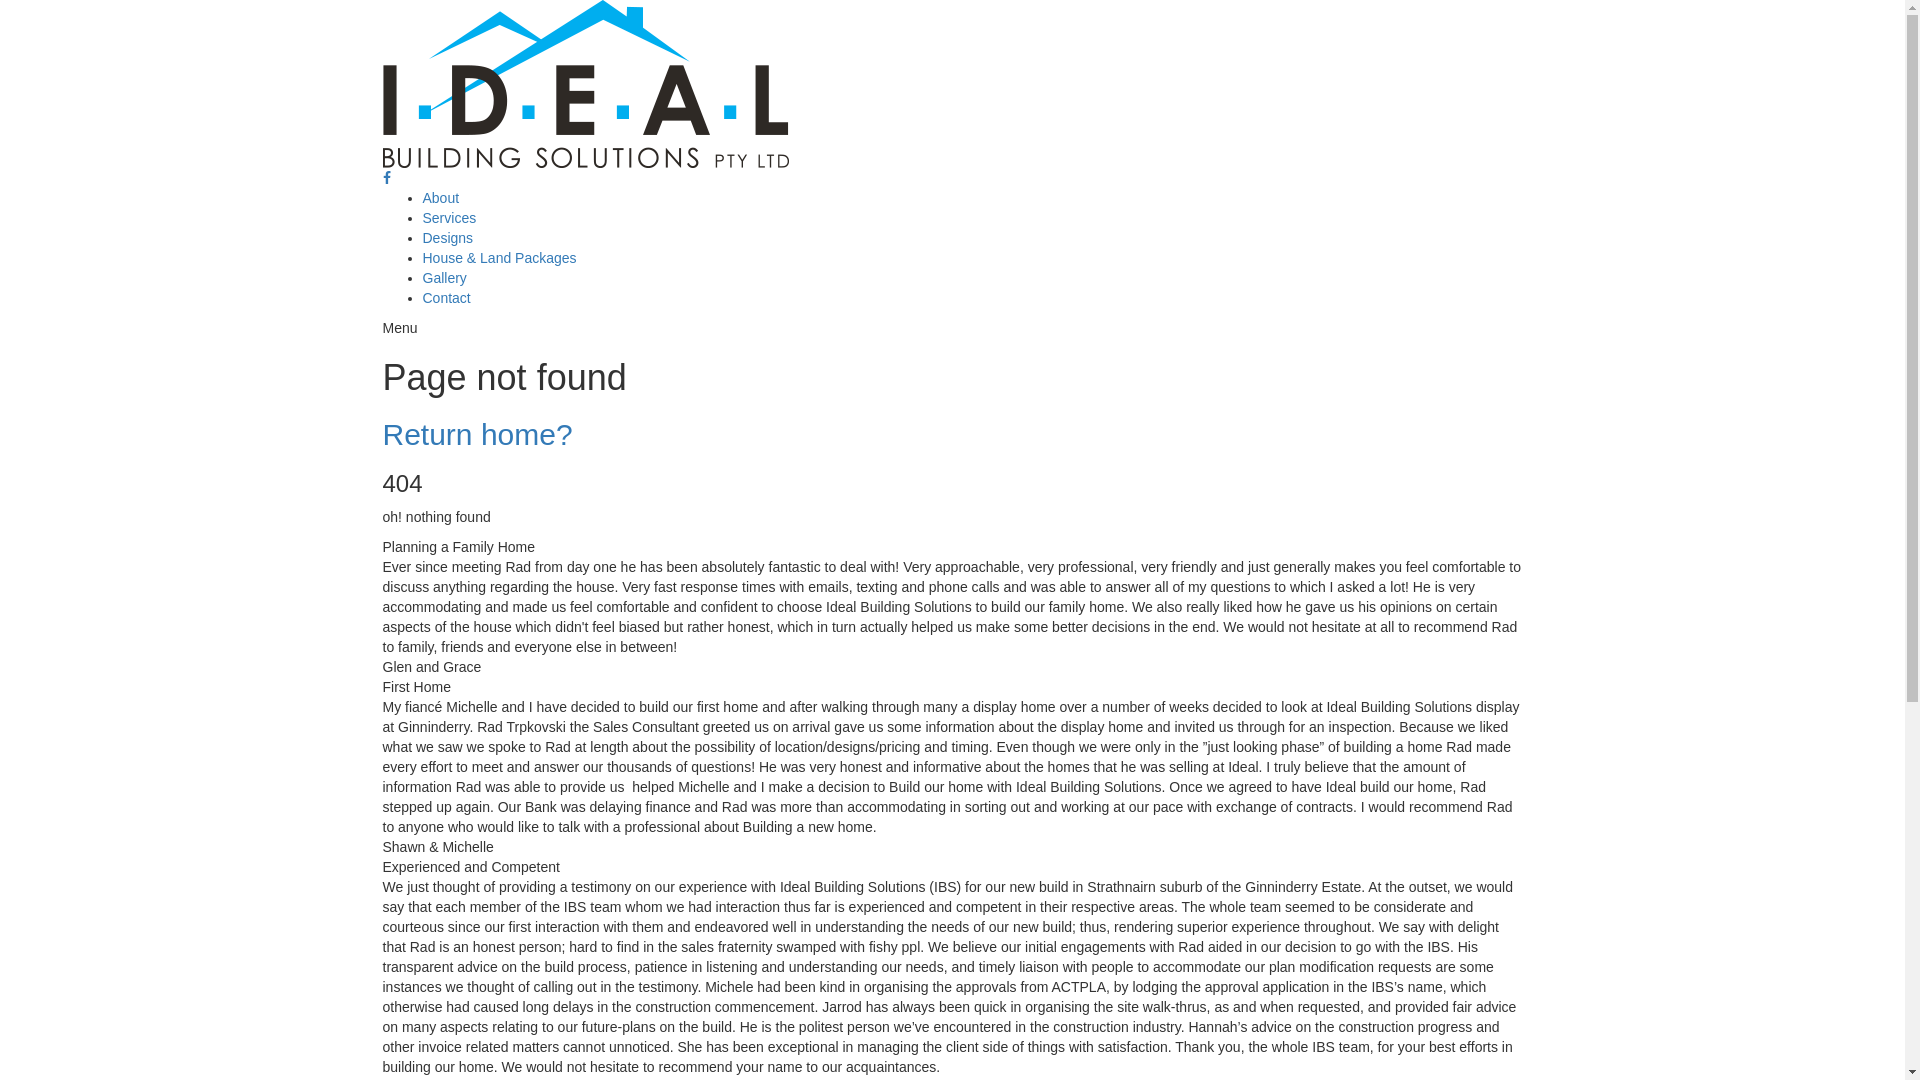  Describe the element at coordinates (421, 277) in the screenshot. I see `'Gallery'` at that location.